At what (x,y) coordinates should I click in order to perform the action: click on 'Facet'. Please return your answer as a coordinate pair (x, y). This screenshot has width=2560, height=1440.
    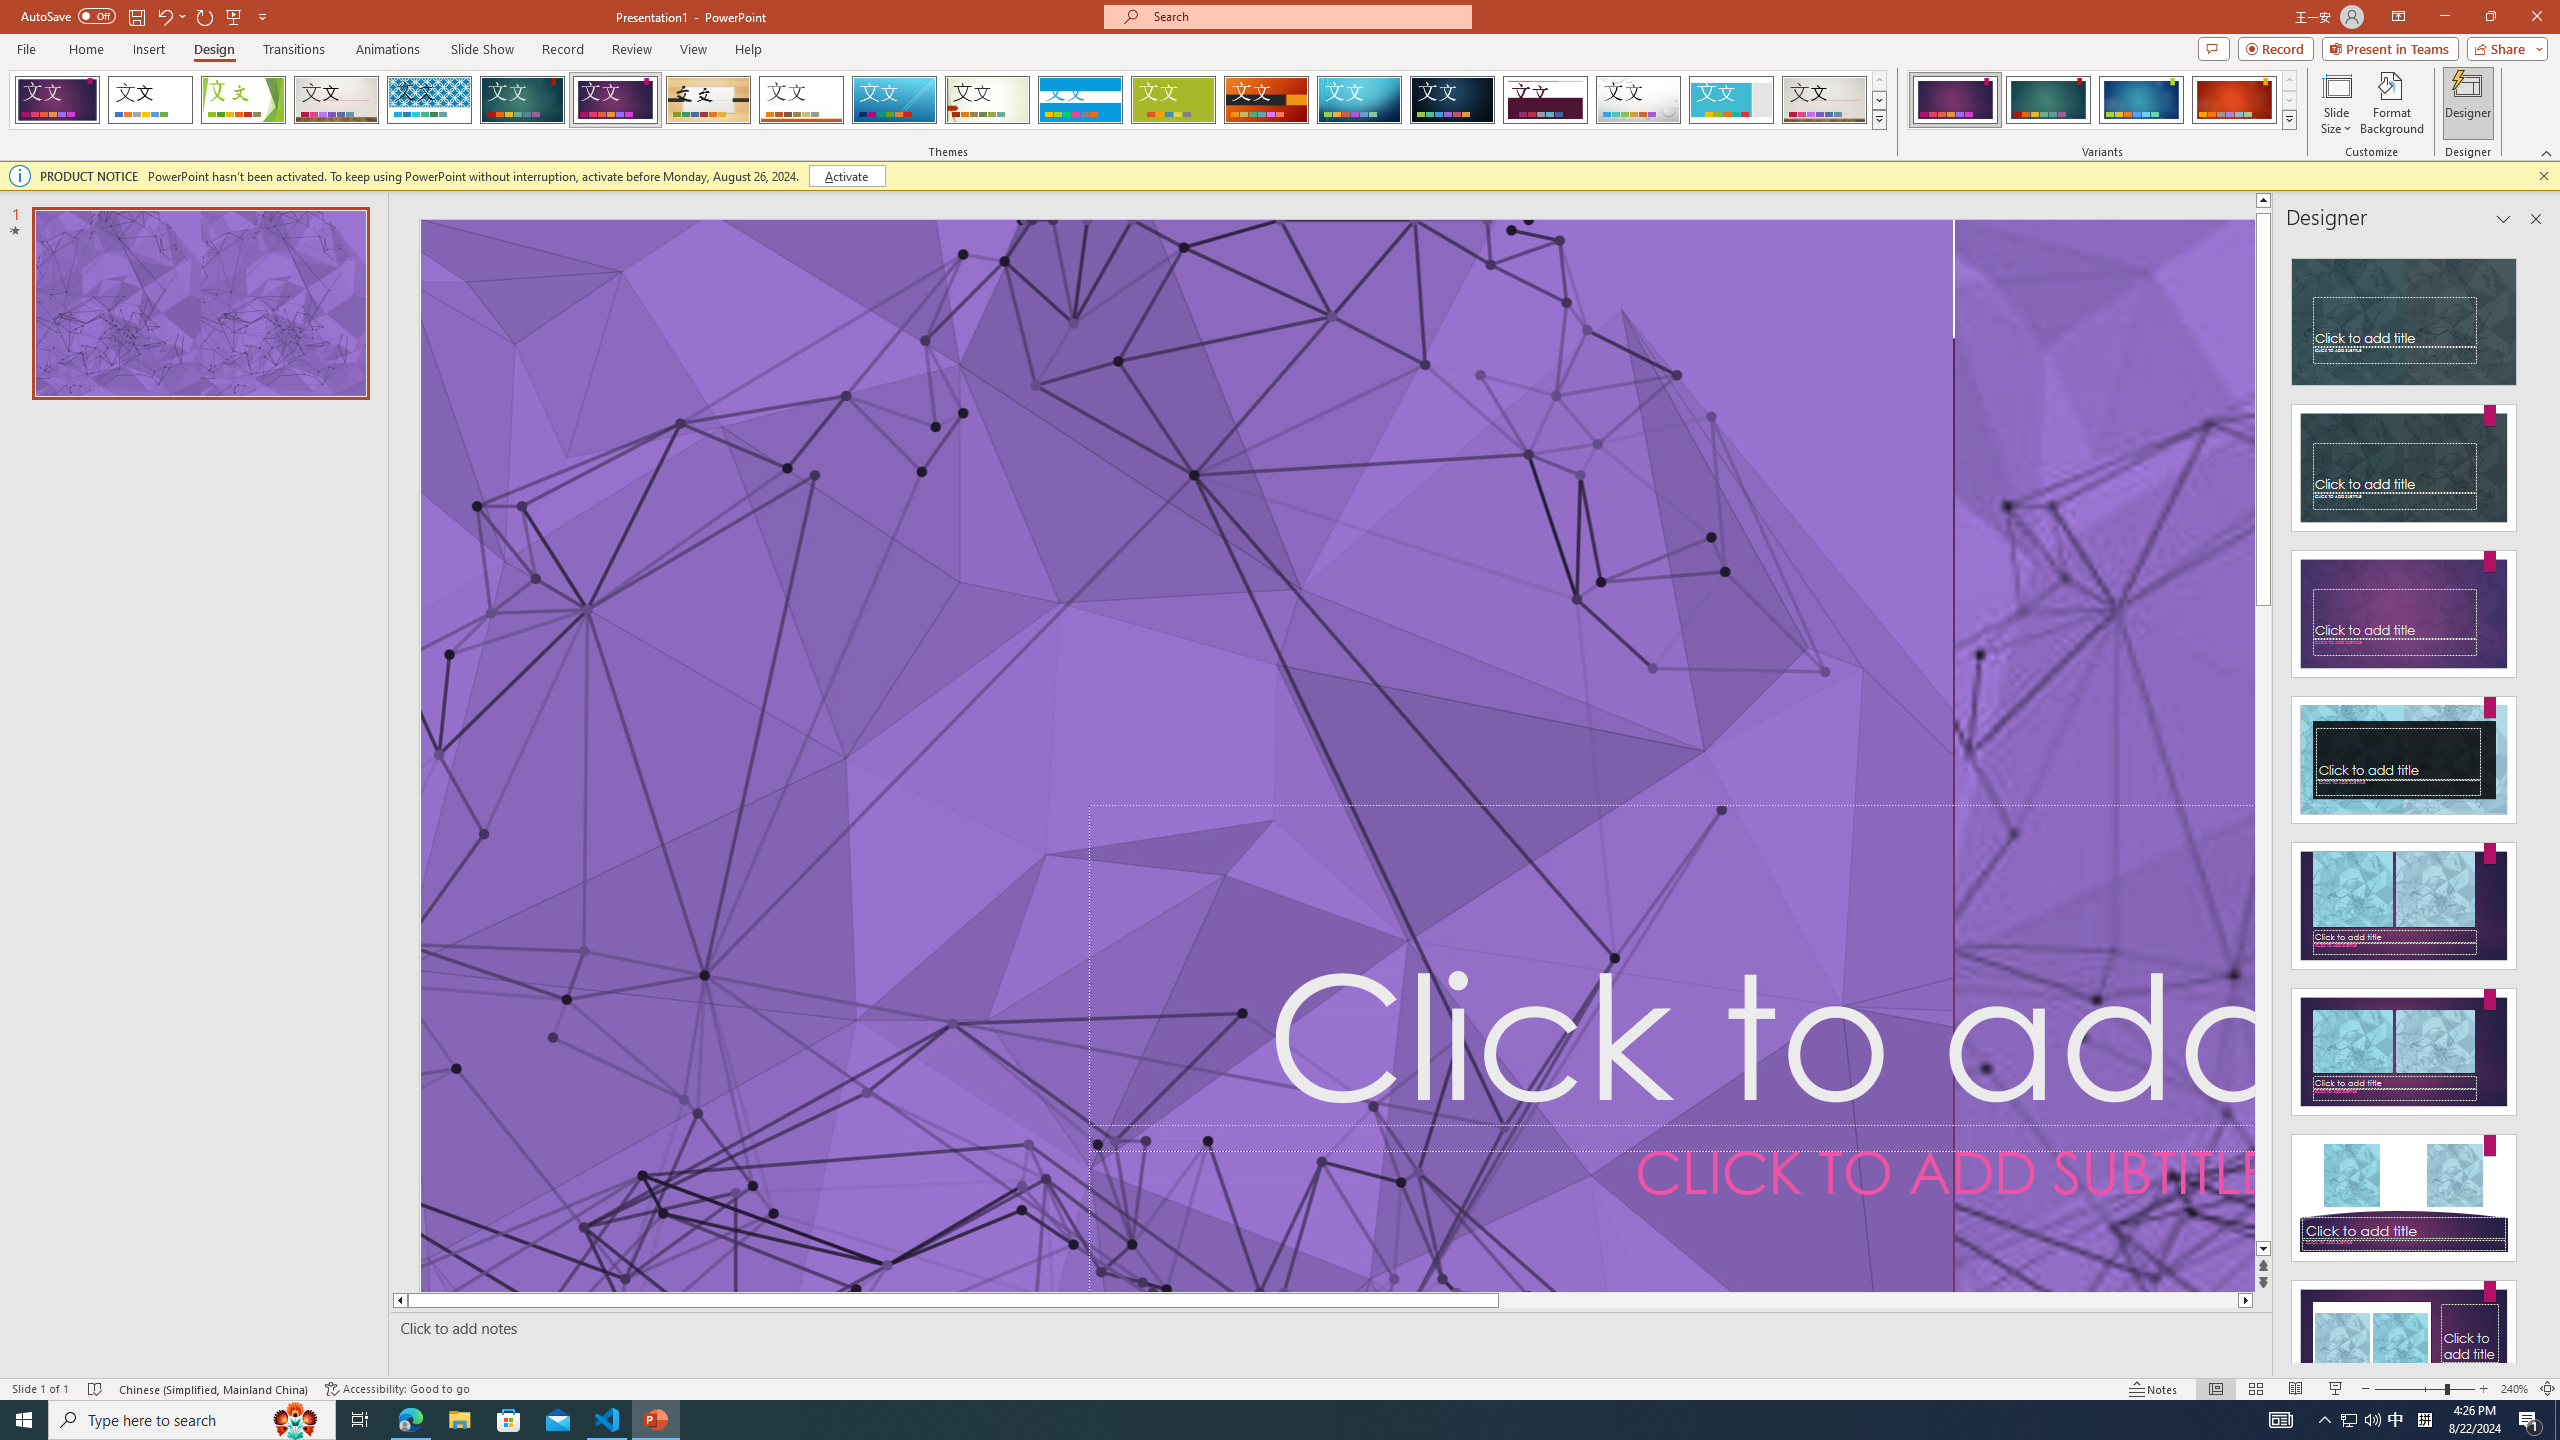
    Looking at the image, I should click on (242, 99).